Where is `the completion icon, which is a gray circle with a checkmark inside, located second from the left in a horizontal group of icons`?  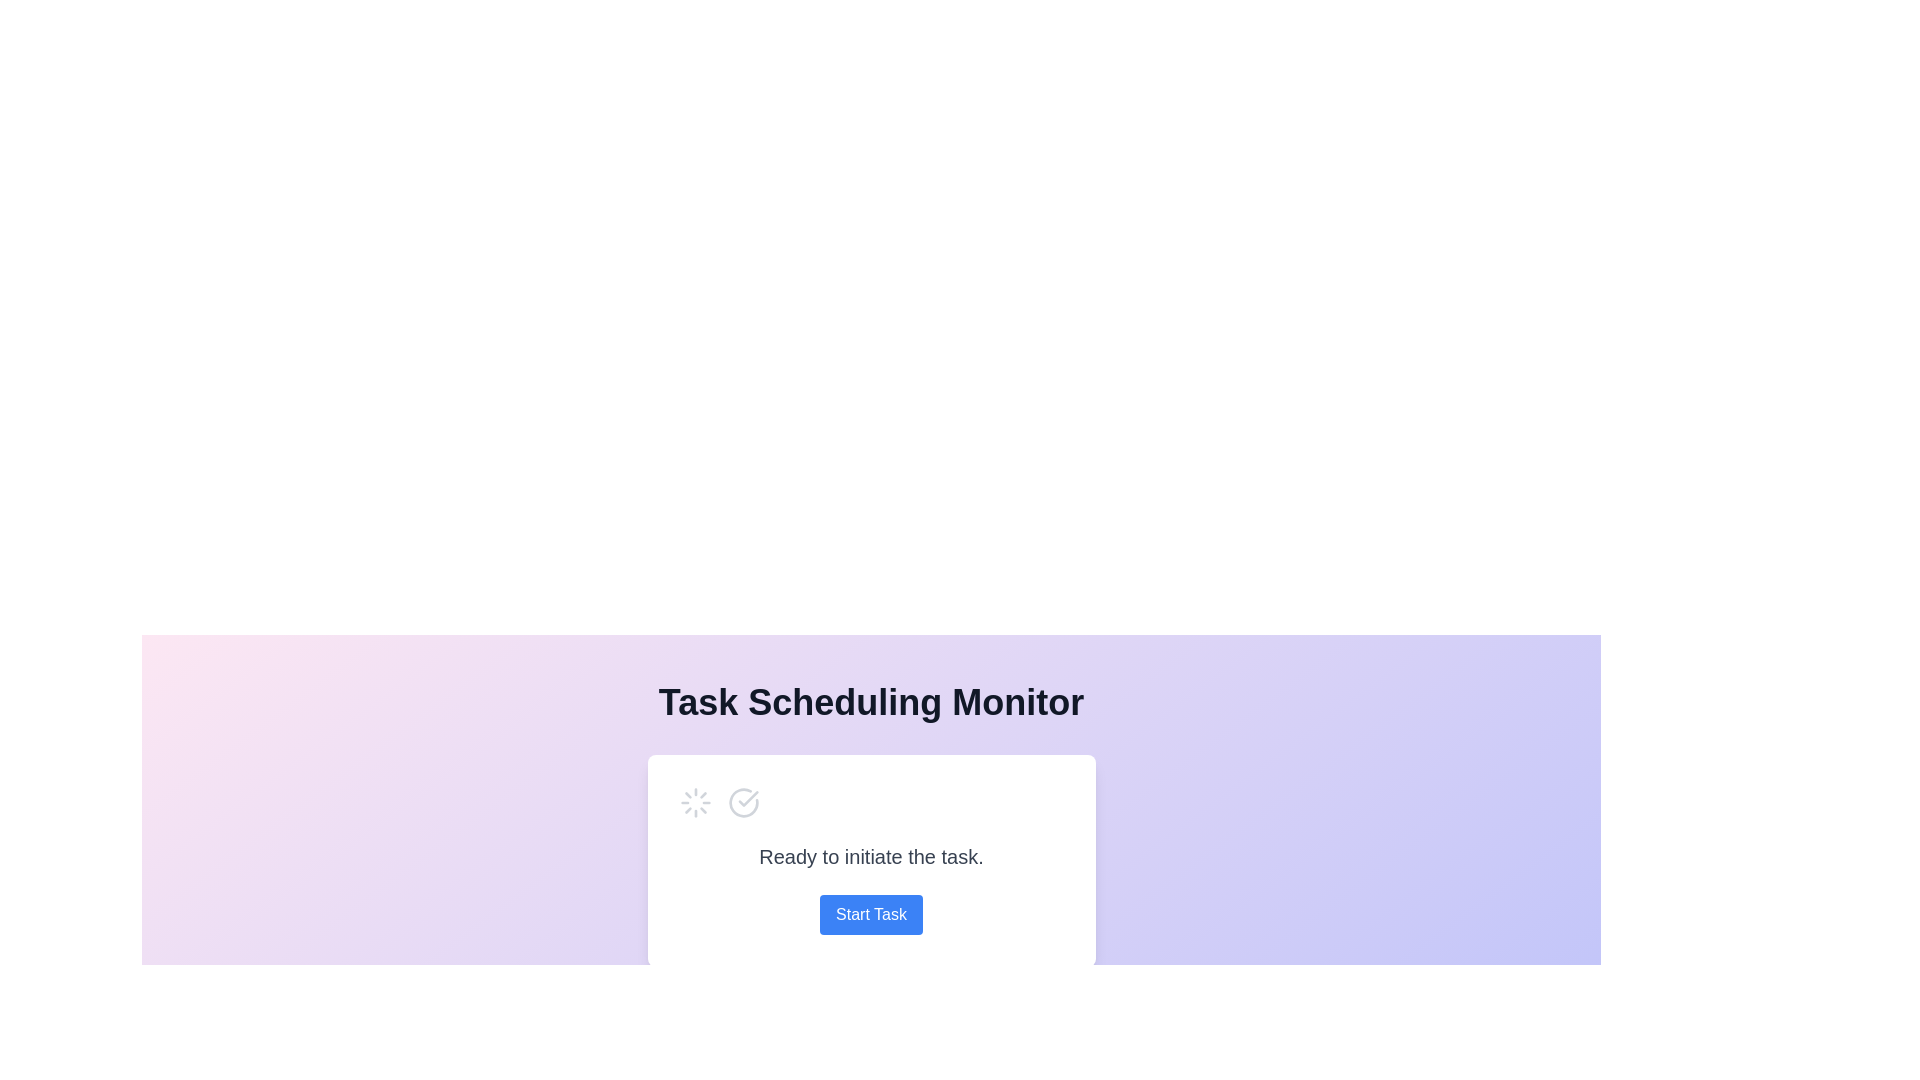
the completion icon, which is a gray circle with a checkmark inside, located second from the left in a horizontal group of icons is located at coordinates (742, 801).